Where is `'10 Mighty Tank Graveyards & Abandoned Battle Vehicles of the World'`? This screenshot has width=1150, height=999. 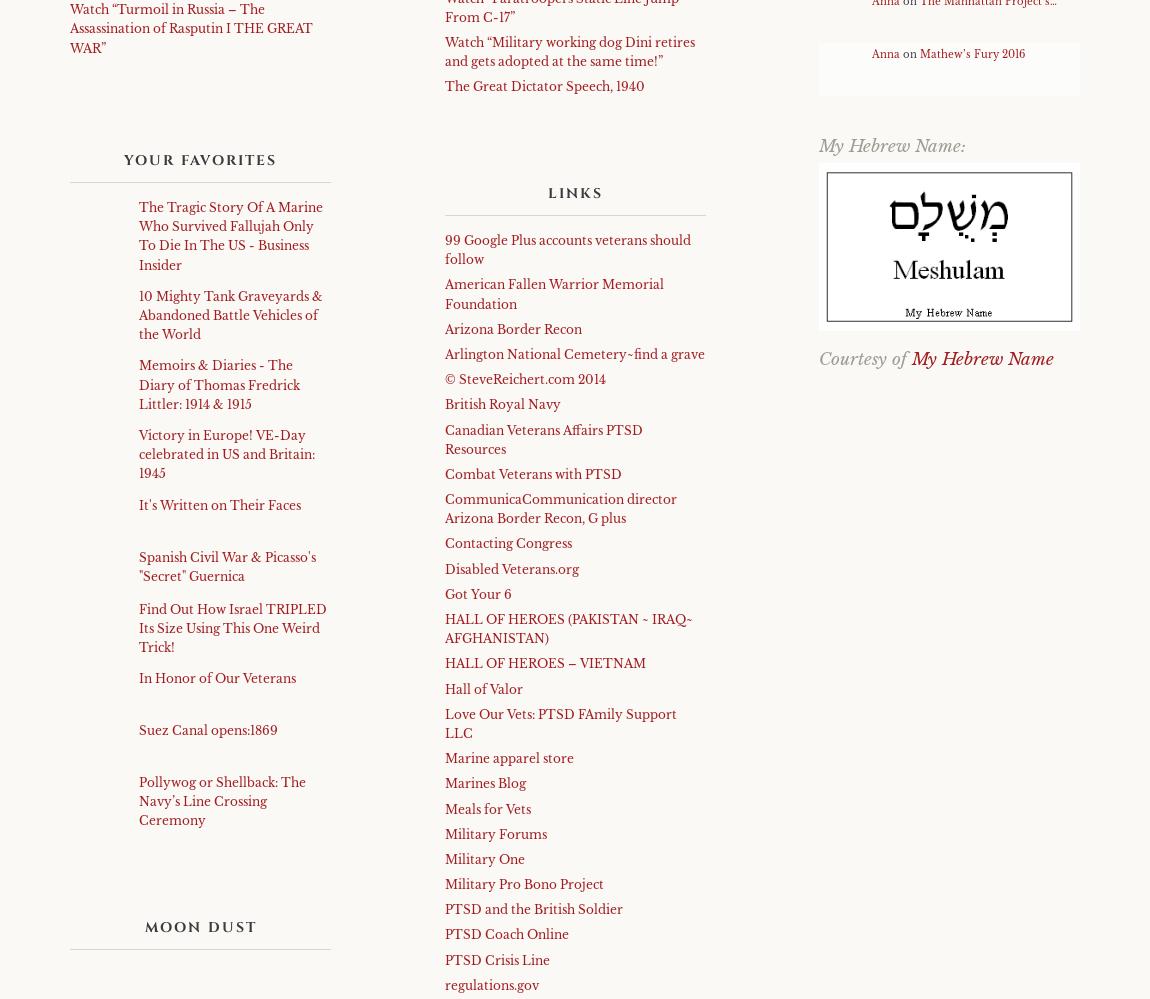 '10 Mighty Tank Graveyards & Abandoned Battle Vehicles of the World' is located at coordinates (230, 313).